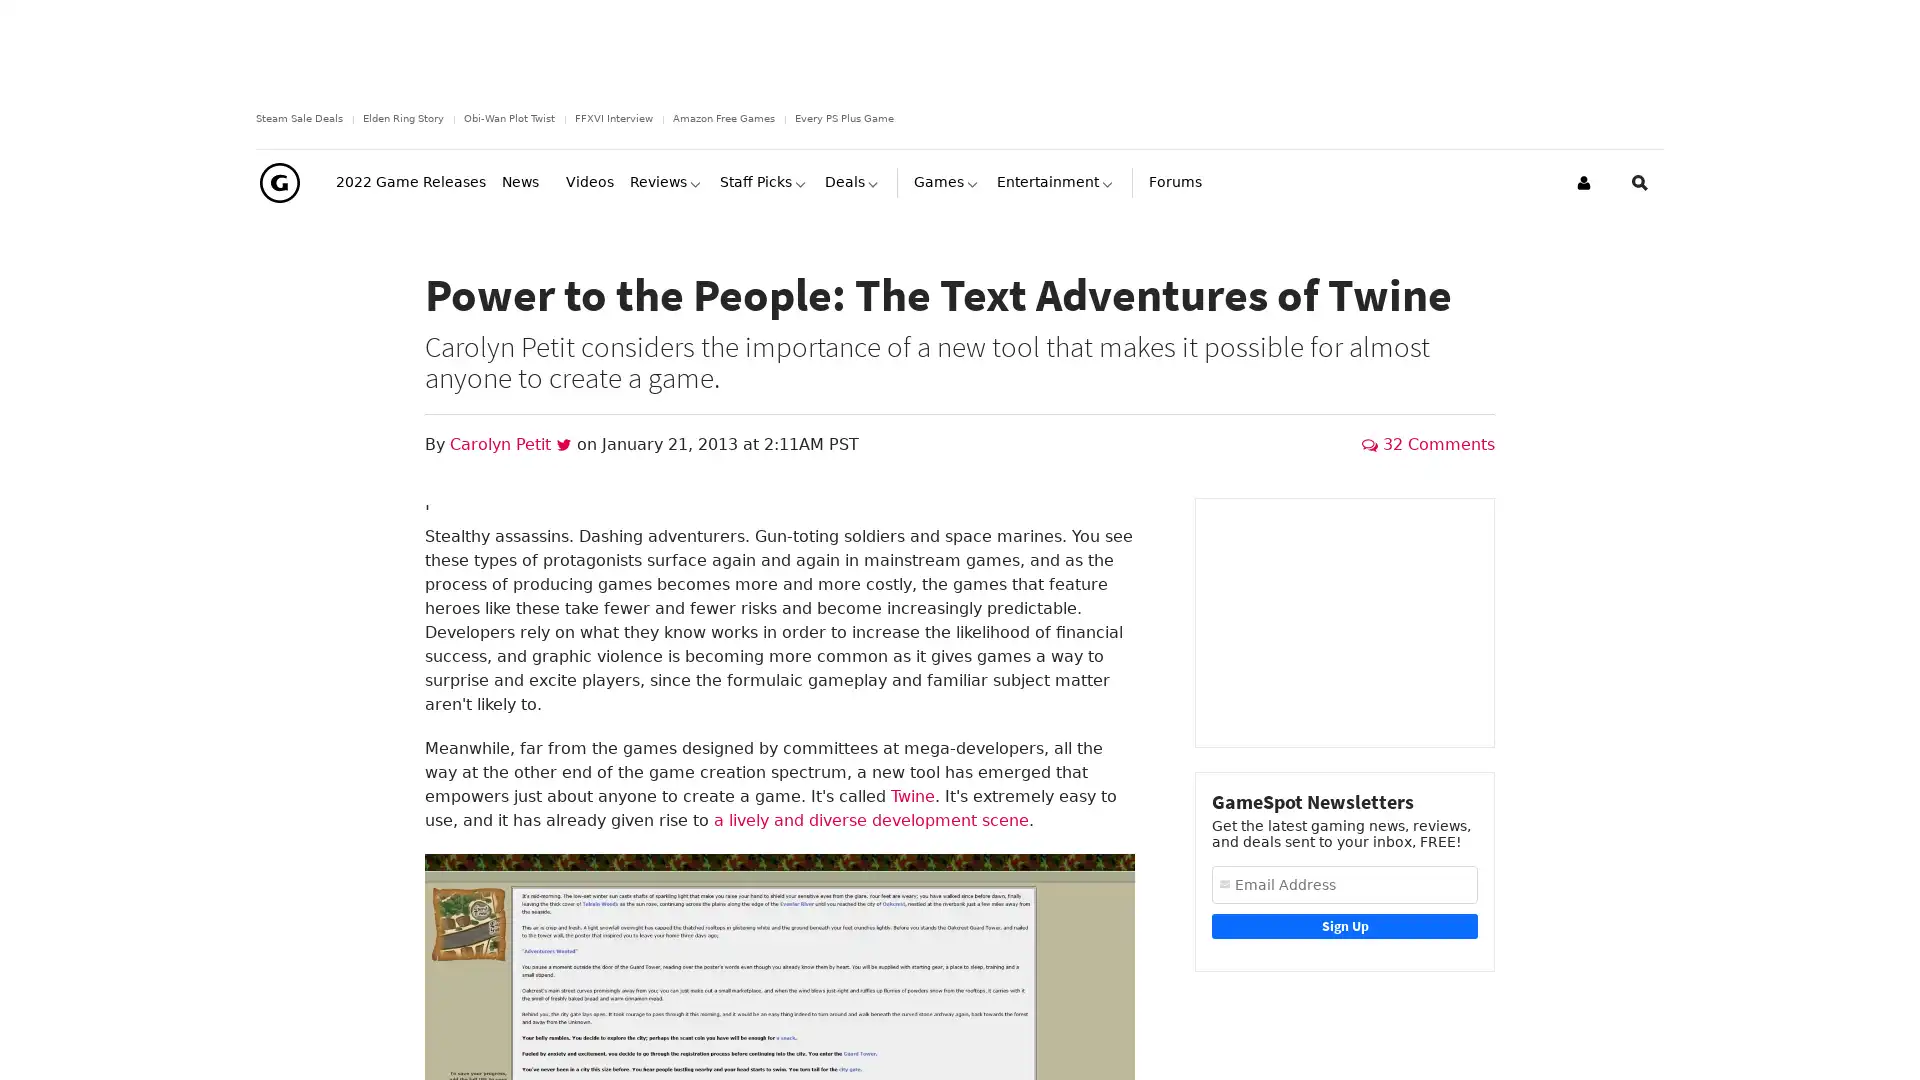 This screenshot has width=1920, height=1080. What do you see at coordinates (1640, 219) in the screenshot?
I see `Open Site Search` at bounding box center [1640, 219].